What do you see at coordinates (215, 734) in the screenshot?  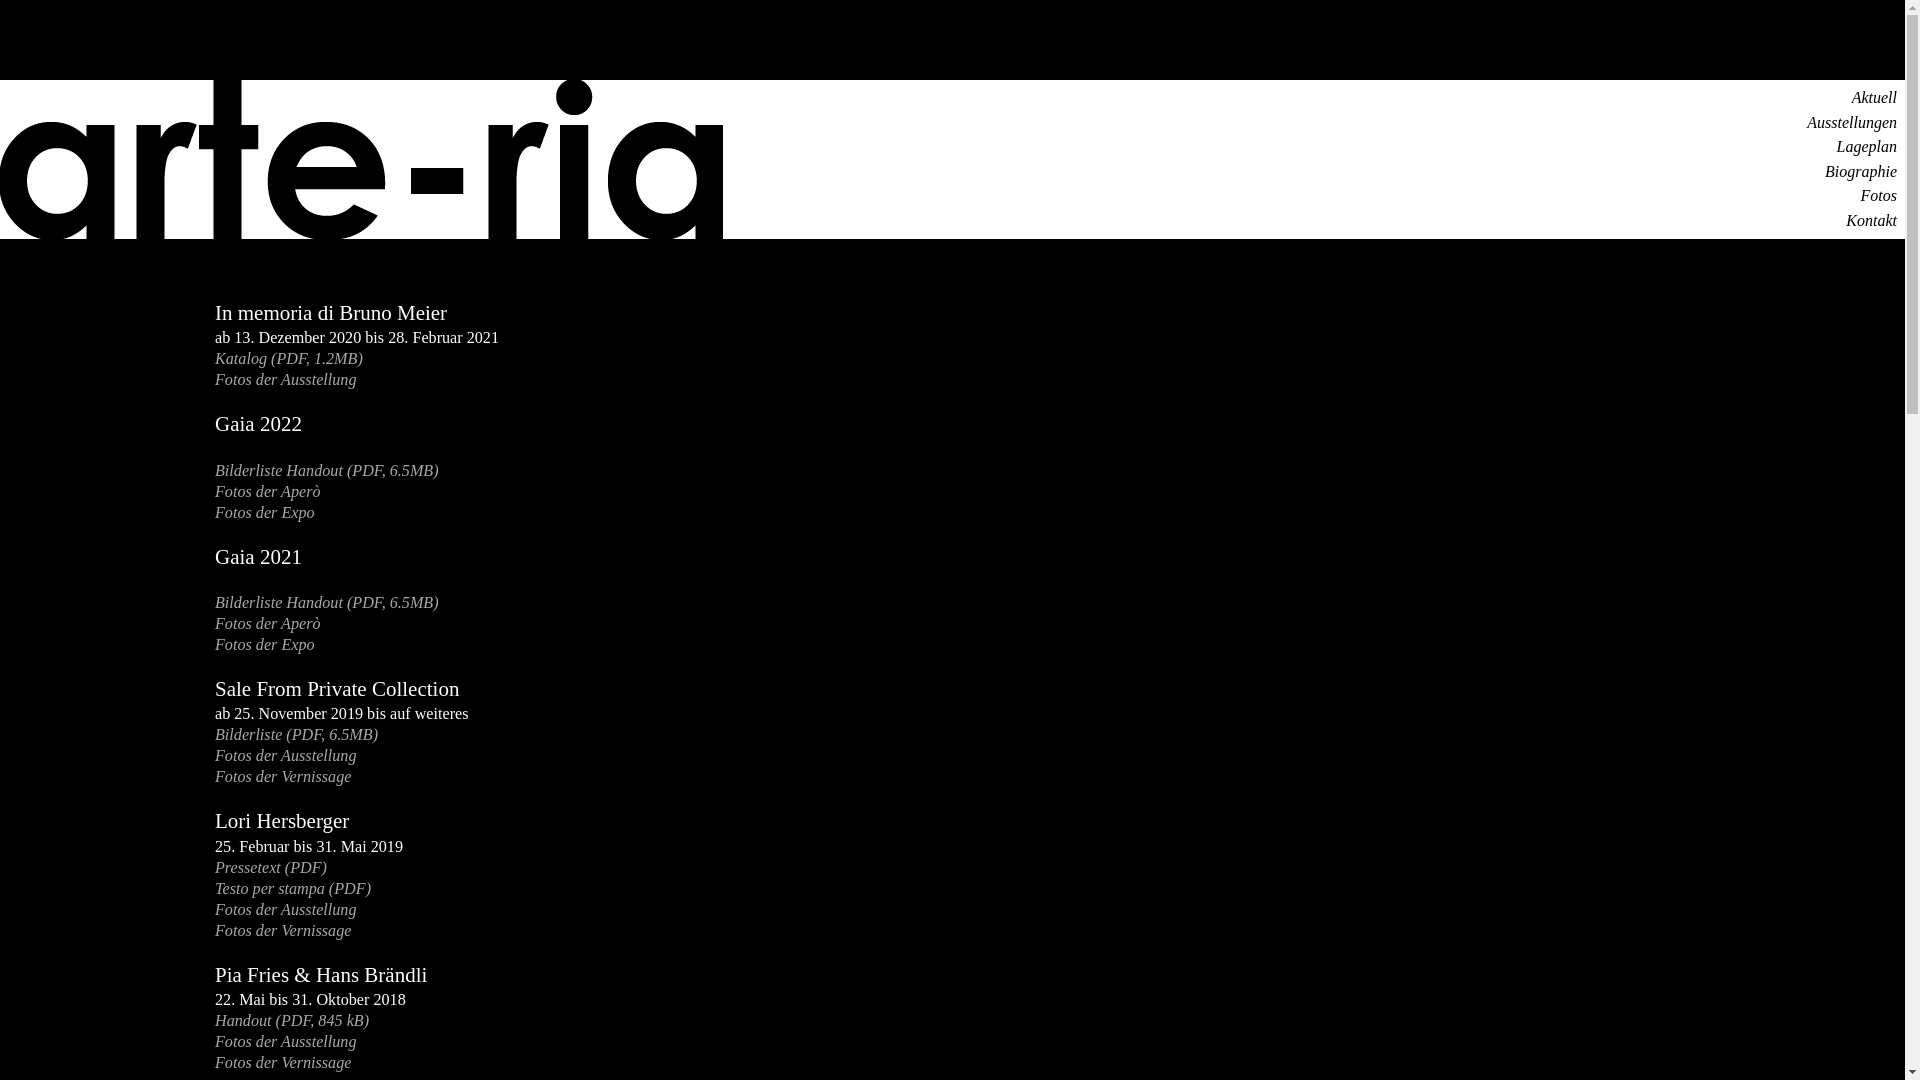 I see `'Bilderliste (PDF, 6.5MB)'` at bounding box center [215, 734].